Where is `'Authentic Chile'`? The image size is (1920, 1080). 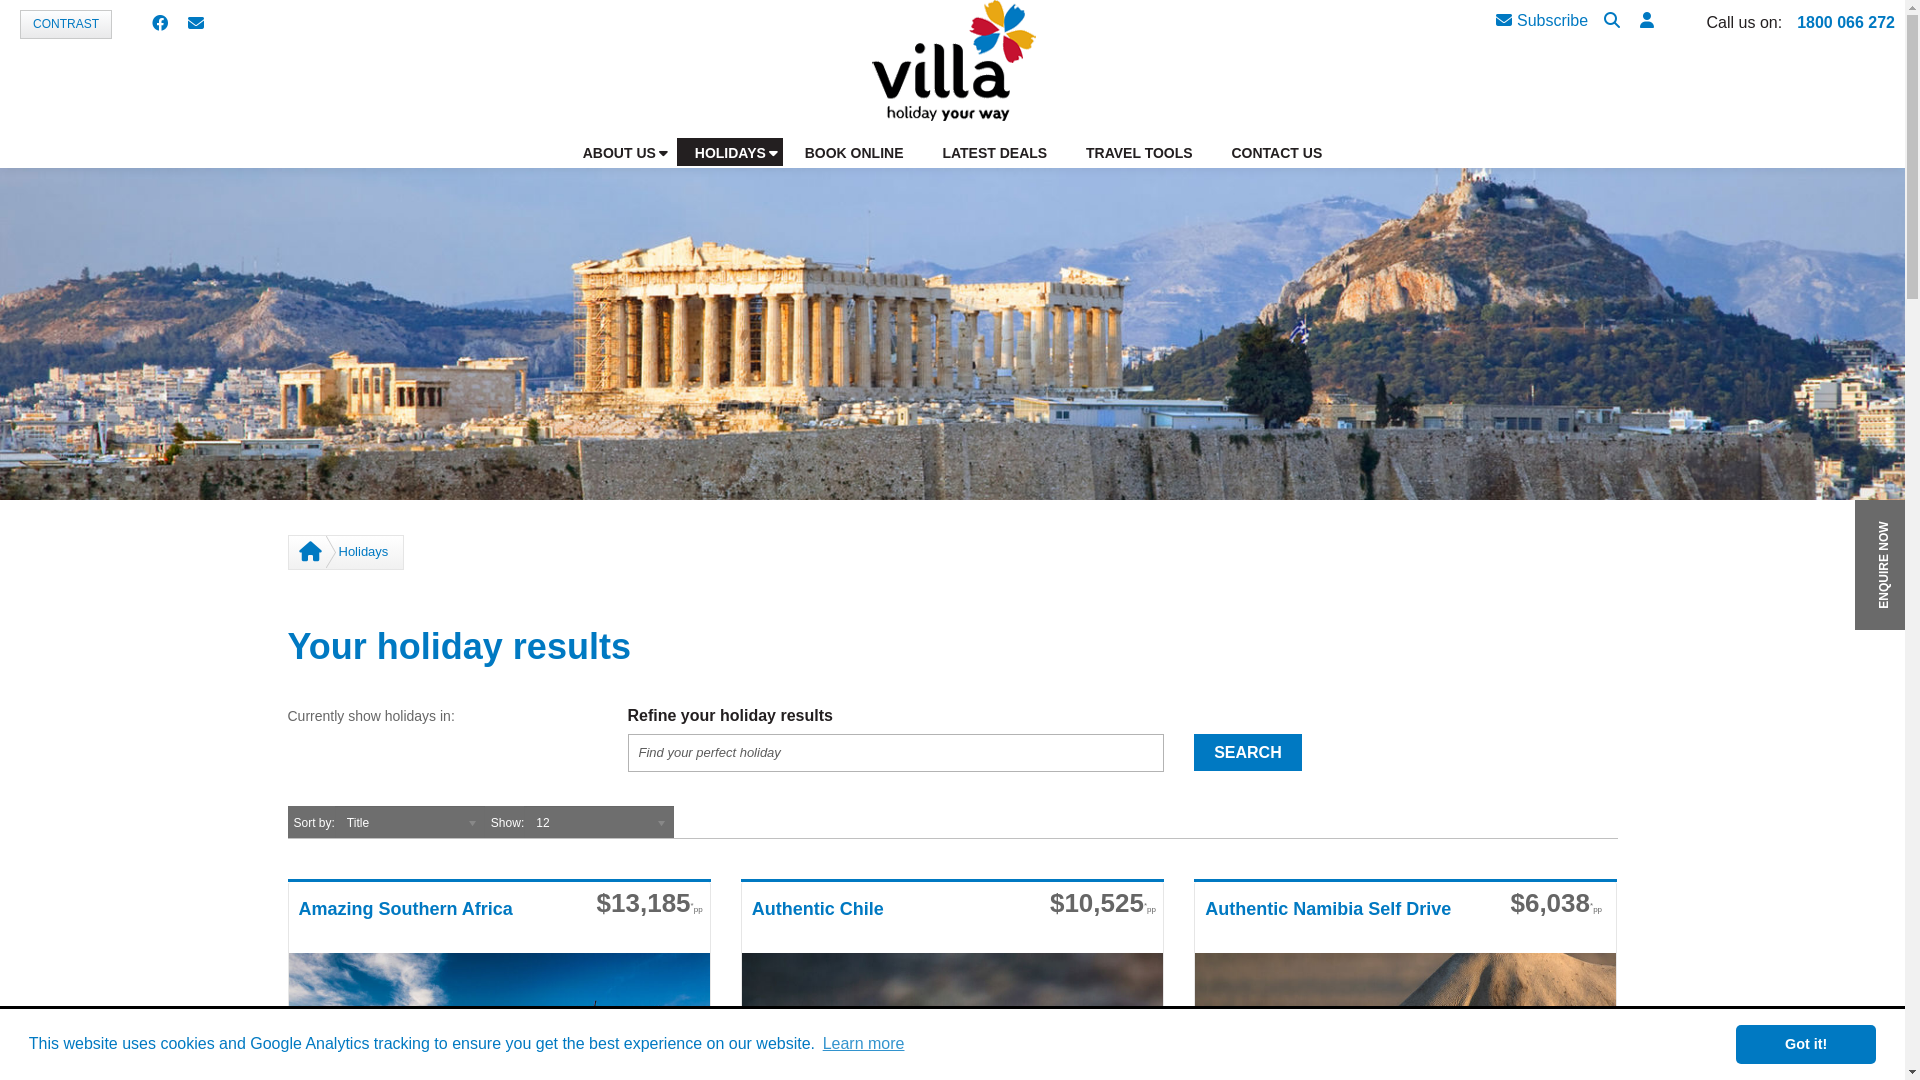
'Authentic Chile' is located at coordinates (881, 924).